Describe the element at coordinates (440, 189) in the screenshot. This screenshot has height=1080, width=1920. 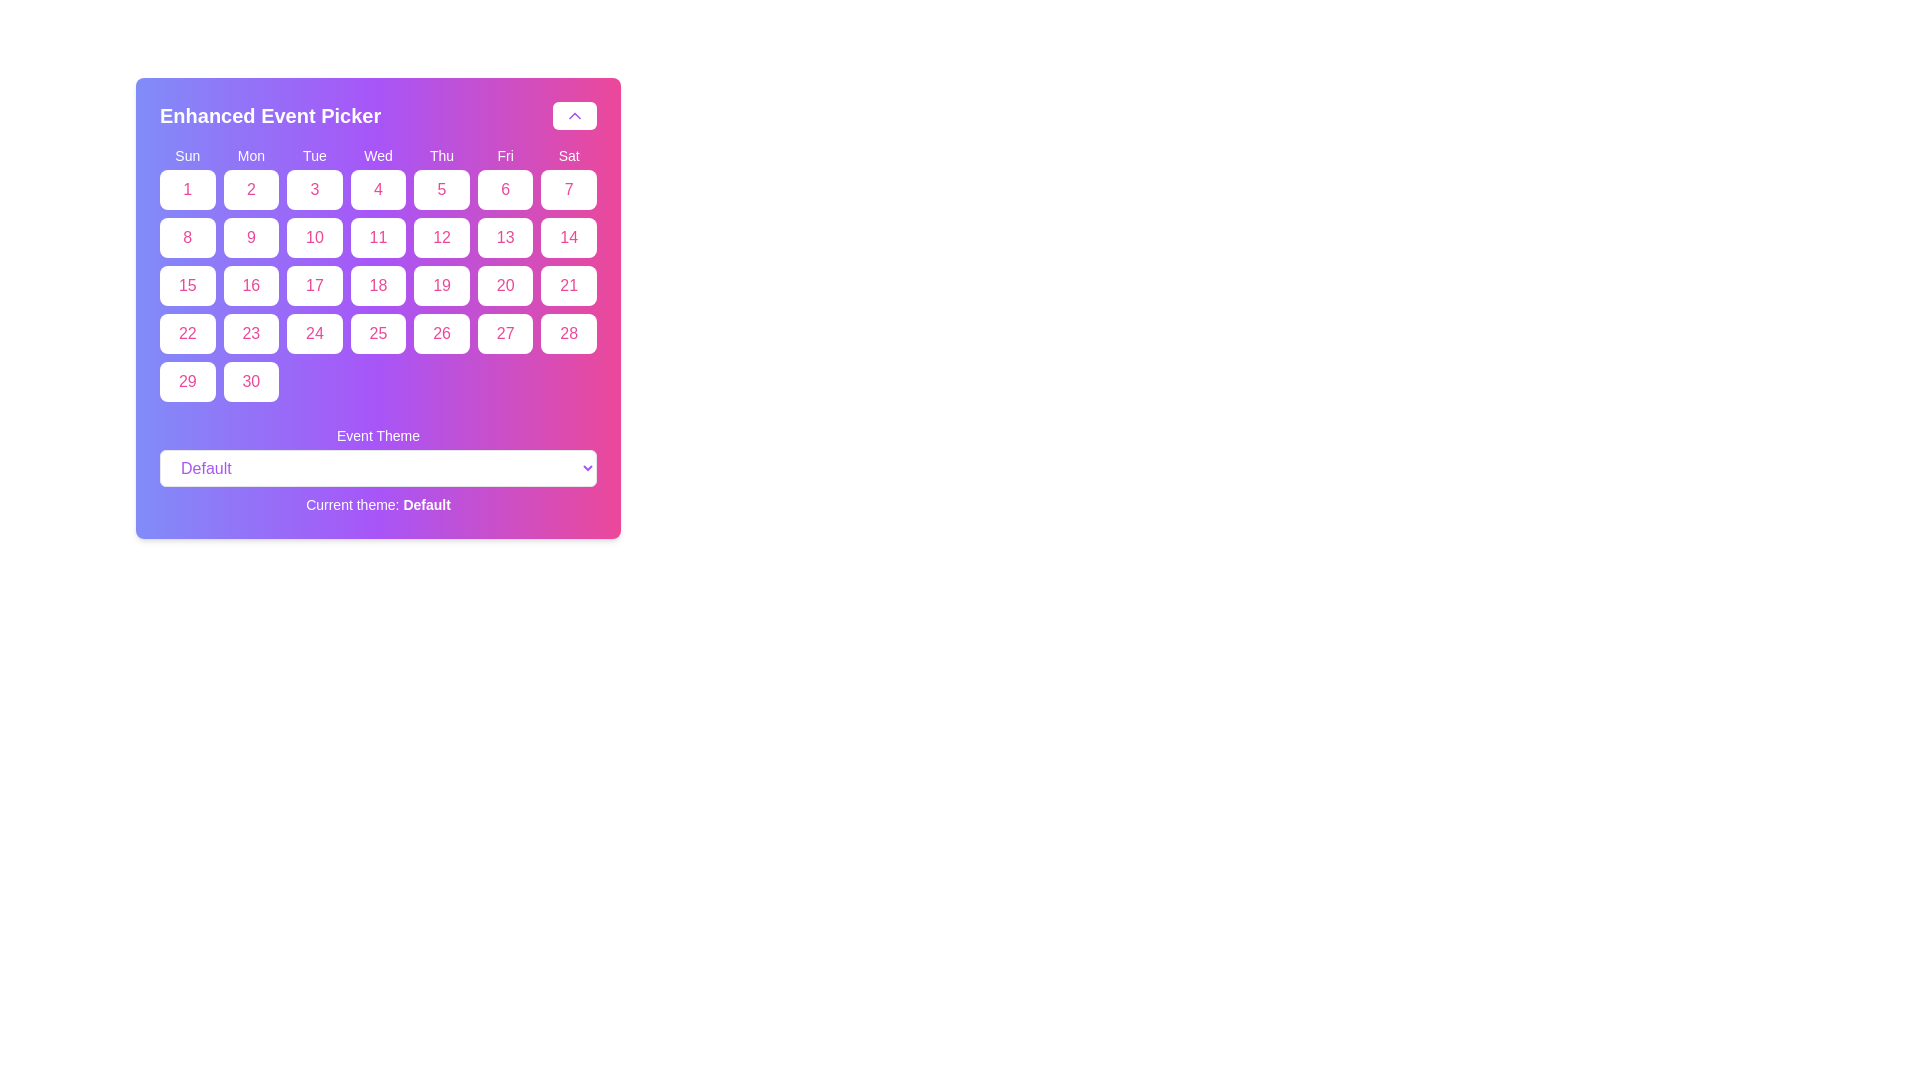
I see `the button in the 5th column of the top row in the calendar` at that location.